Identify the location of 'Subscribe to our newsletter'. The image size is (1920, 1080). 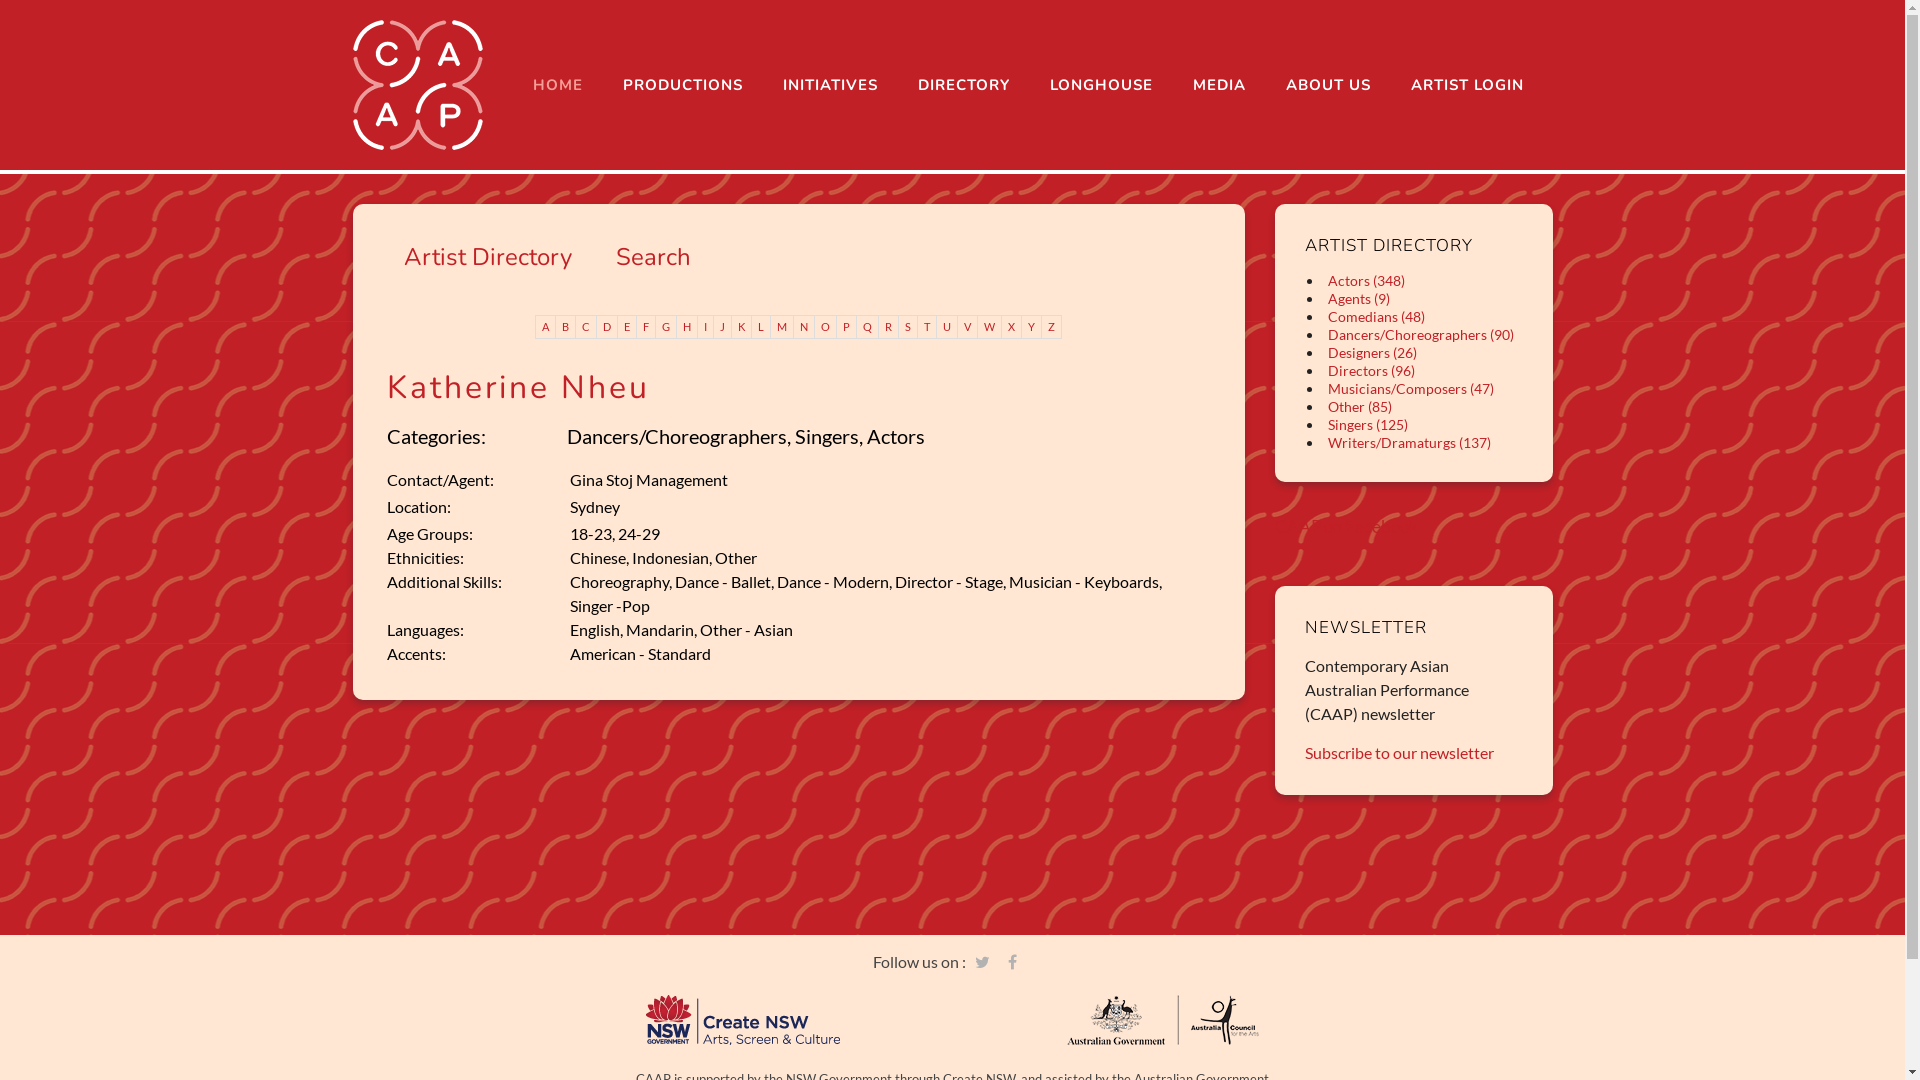
(1398, 752).